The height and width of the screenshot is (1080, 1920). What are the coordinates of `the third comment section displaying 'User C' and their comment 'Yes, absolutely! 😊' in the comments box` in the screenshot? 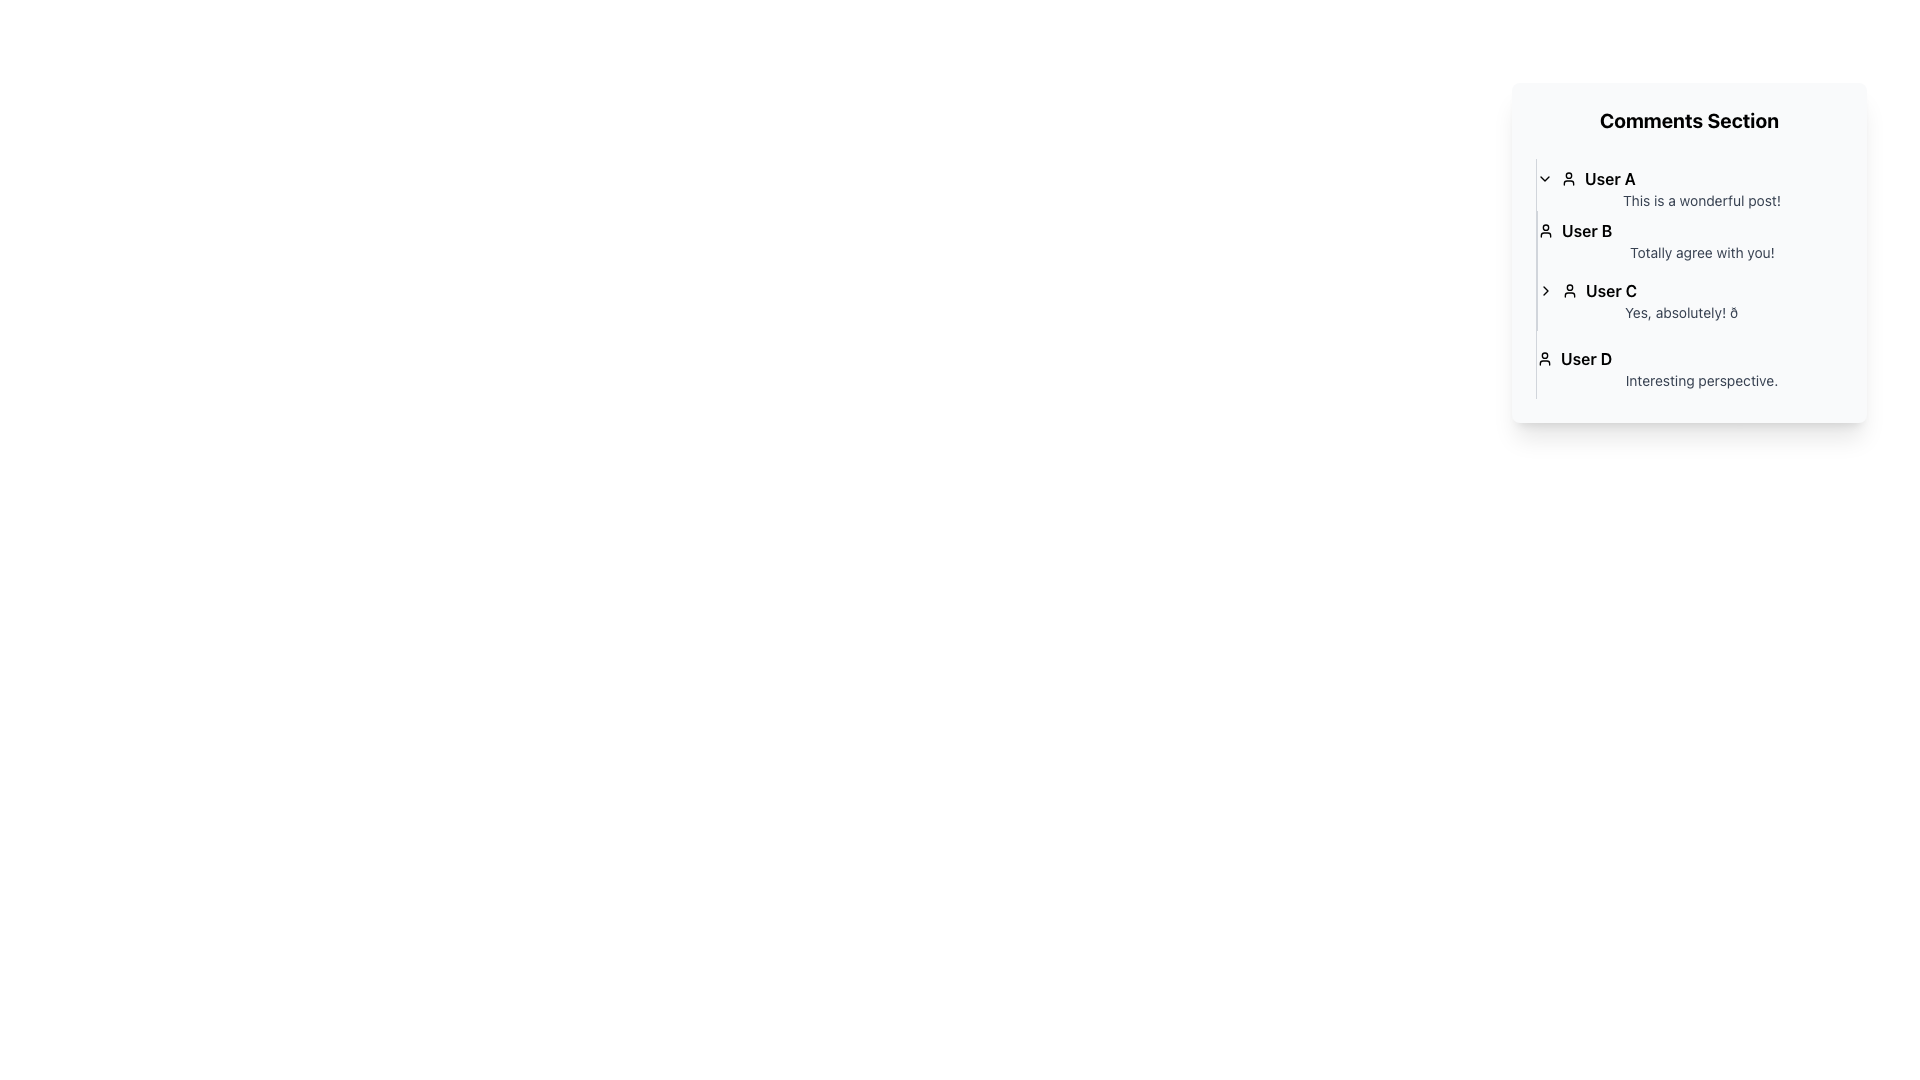 It's located at (1688, 300).